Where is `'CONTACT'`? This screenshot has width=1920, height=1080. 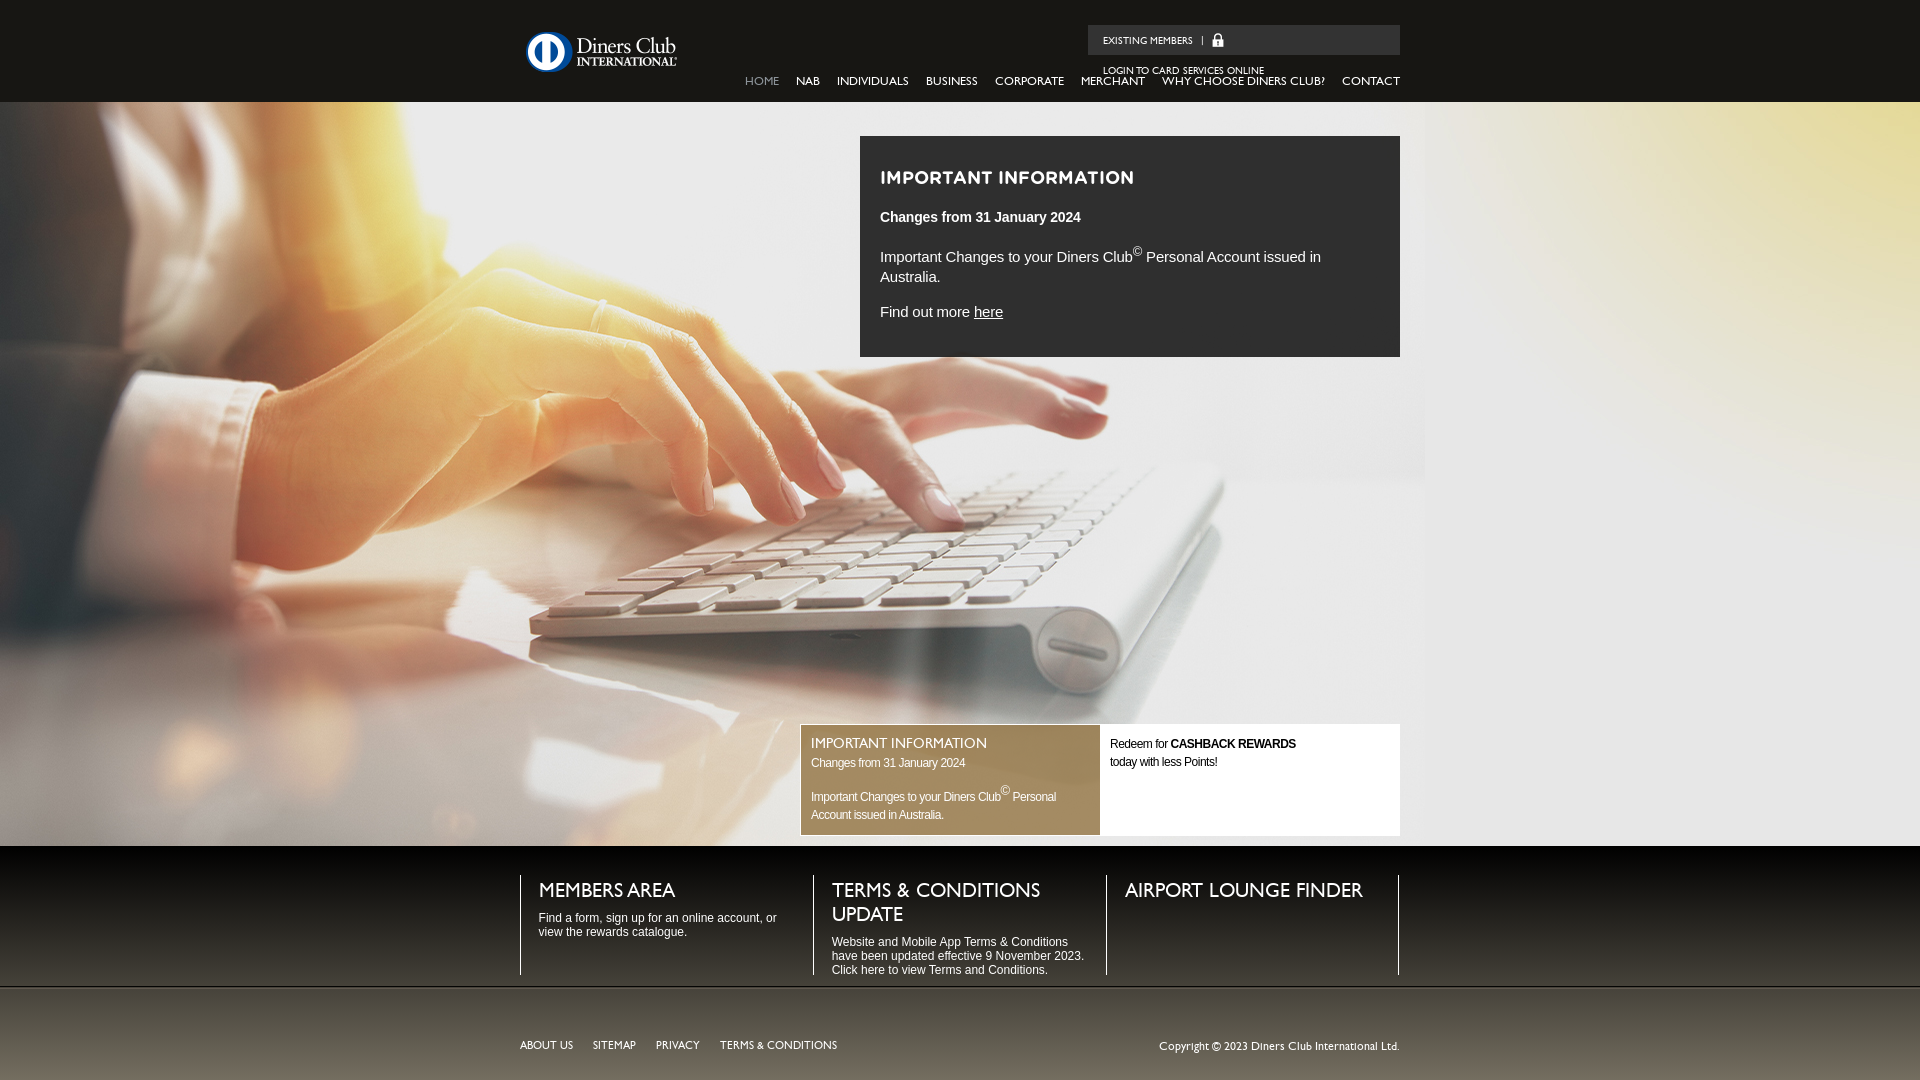
'CONTACT' is located at coordinates (1370, 80).